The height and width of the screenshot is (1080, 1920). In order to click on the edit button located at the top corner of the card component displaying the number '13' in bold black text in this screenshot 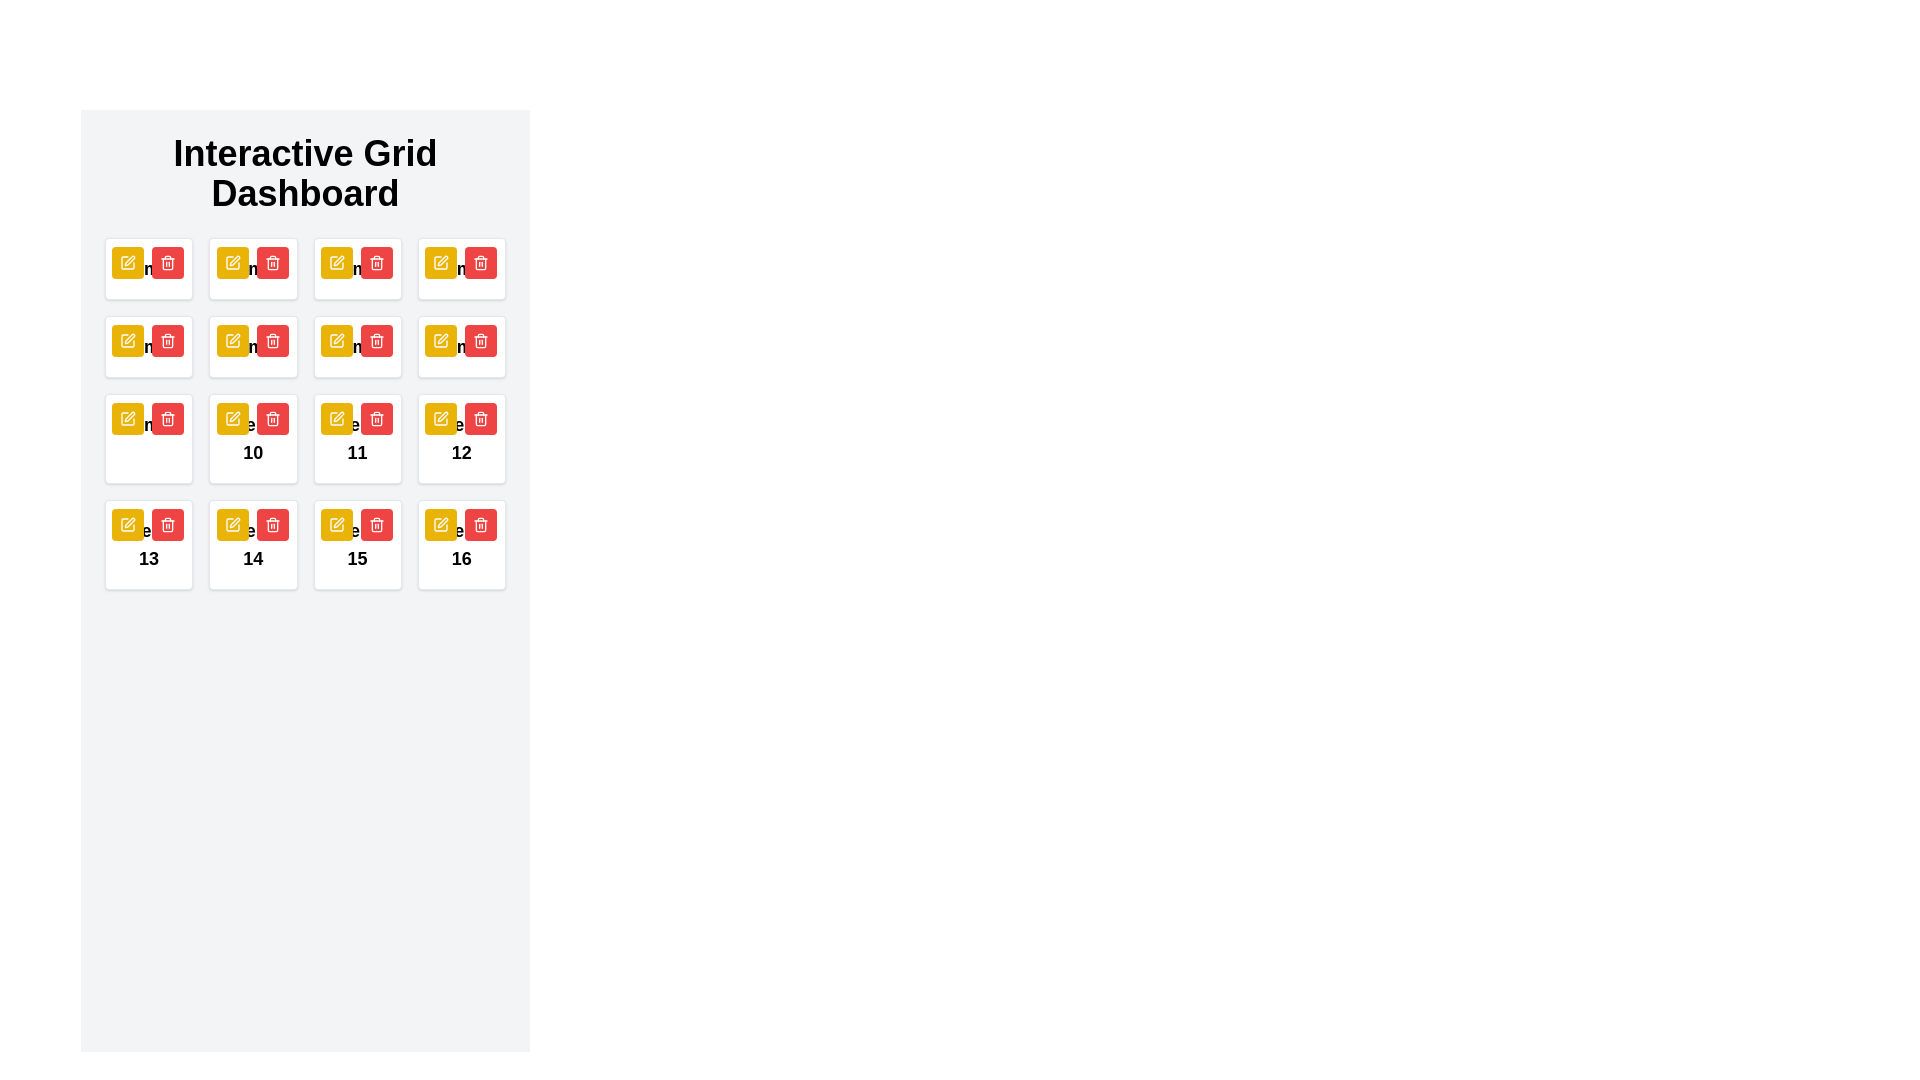, I will do `click(148, 544)`.